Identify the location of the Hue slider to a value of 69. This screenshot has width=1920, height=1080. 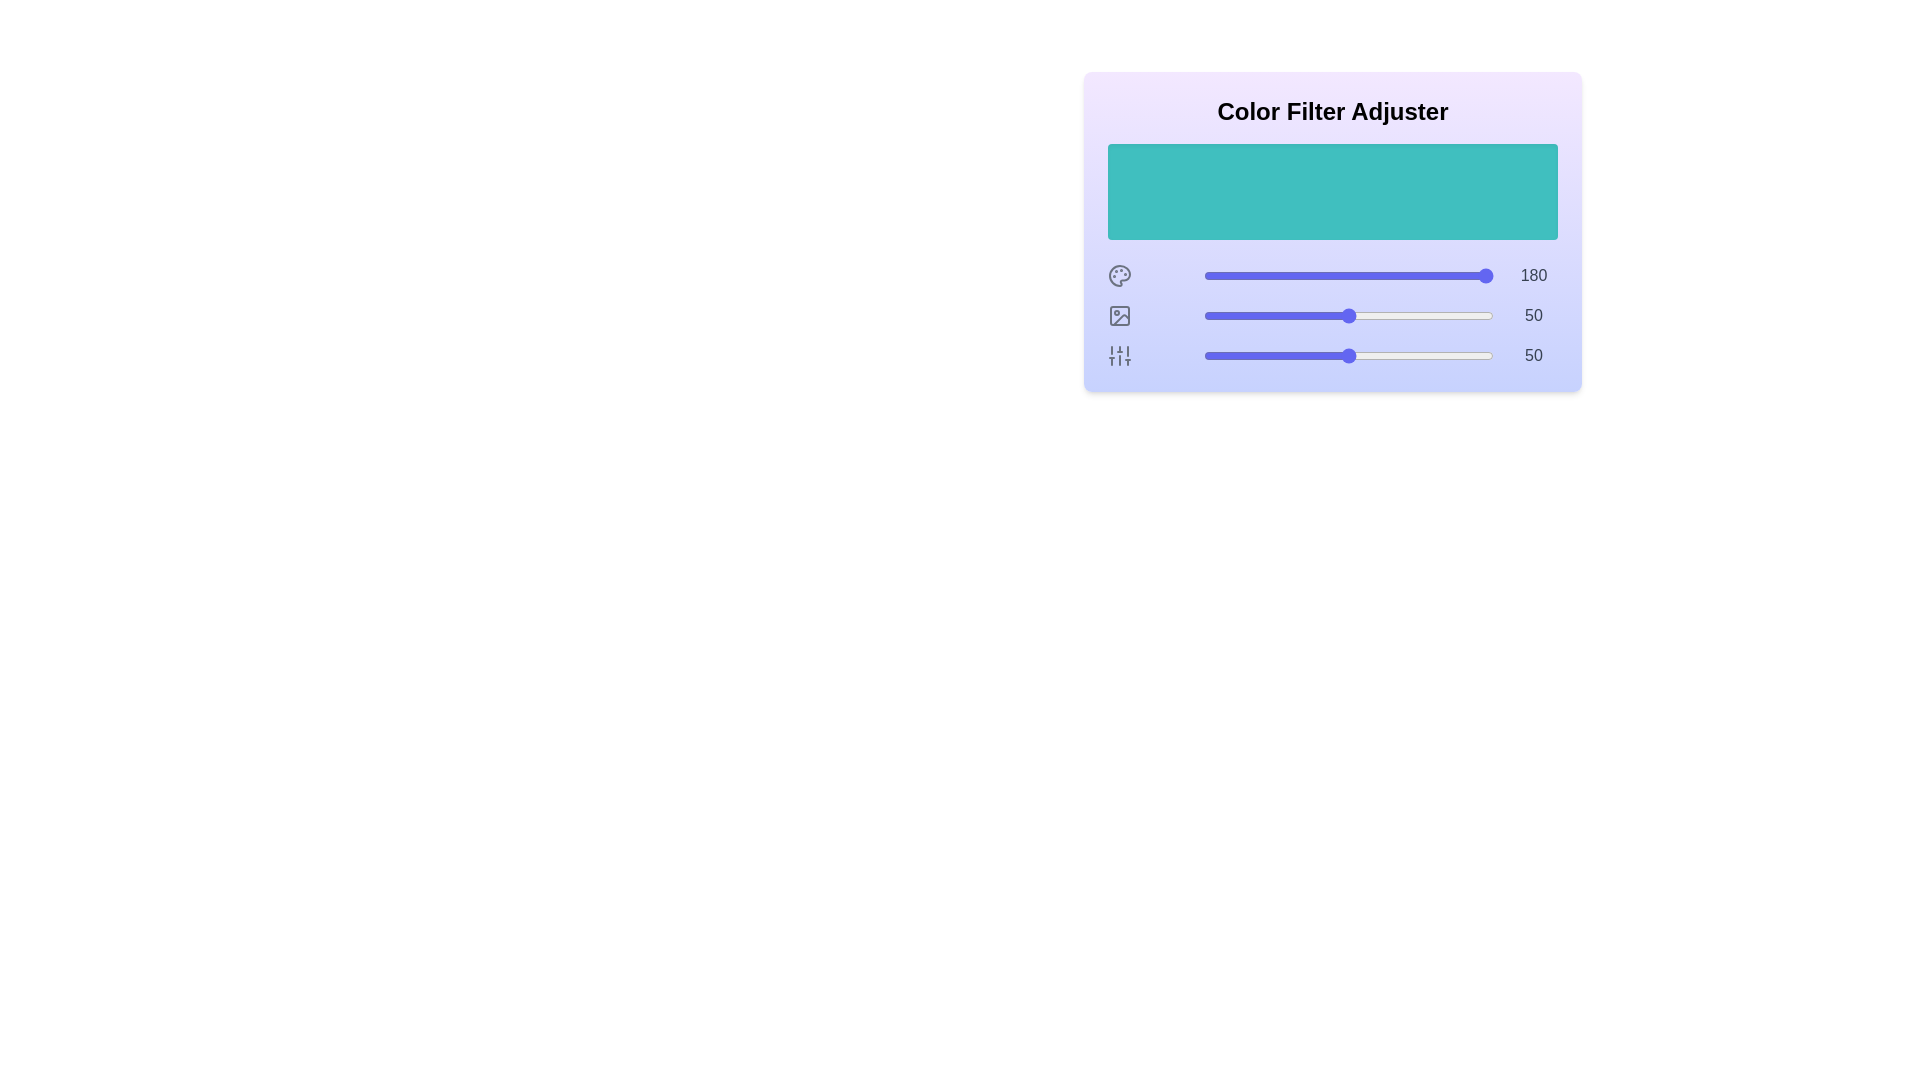
(1403, 276).